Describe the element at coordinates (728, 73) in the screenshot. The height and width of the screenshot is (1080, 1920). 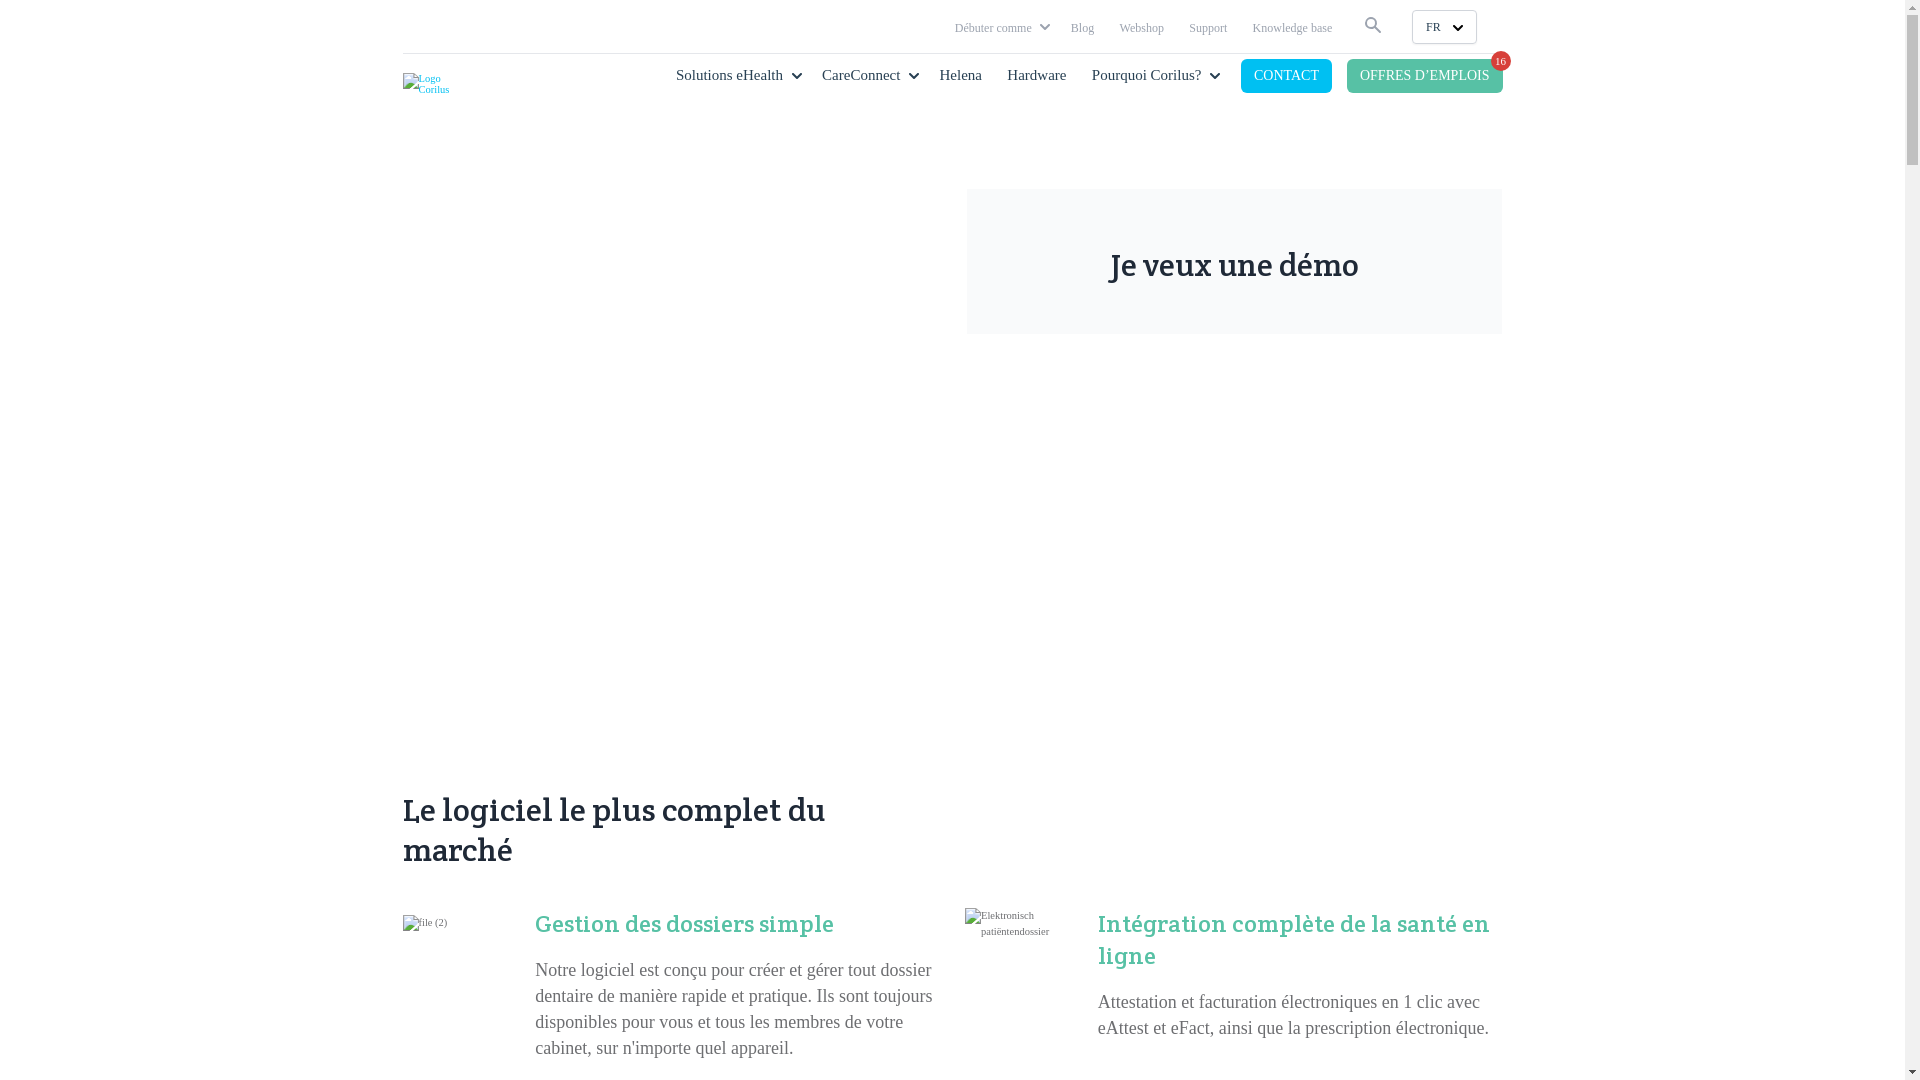
I see `'Solutions eHealth'` at that location.